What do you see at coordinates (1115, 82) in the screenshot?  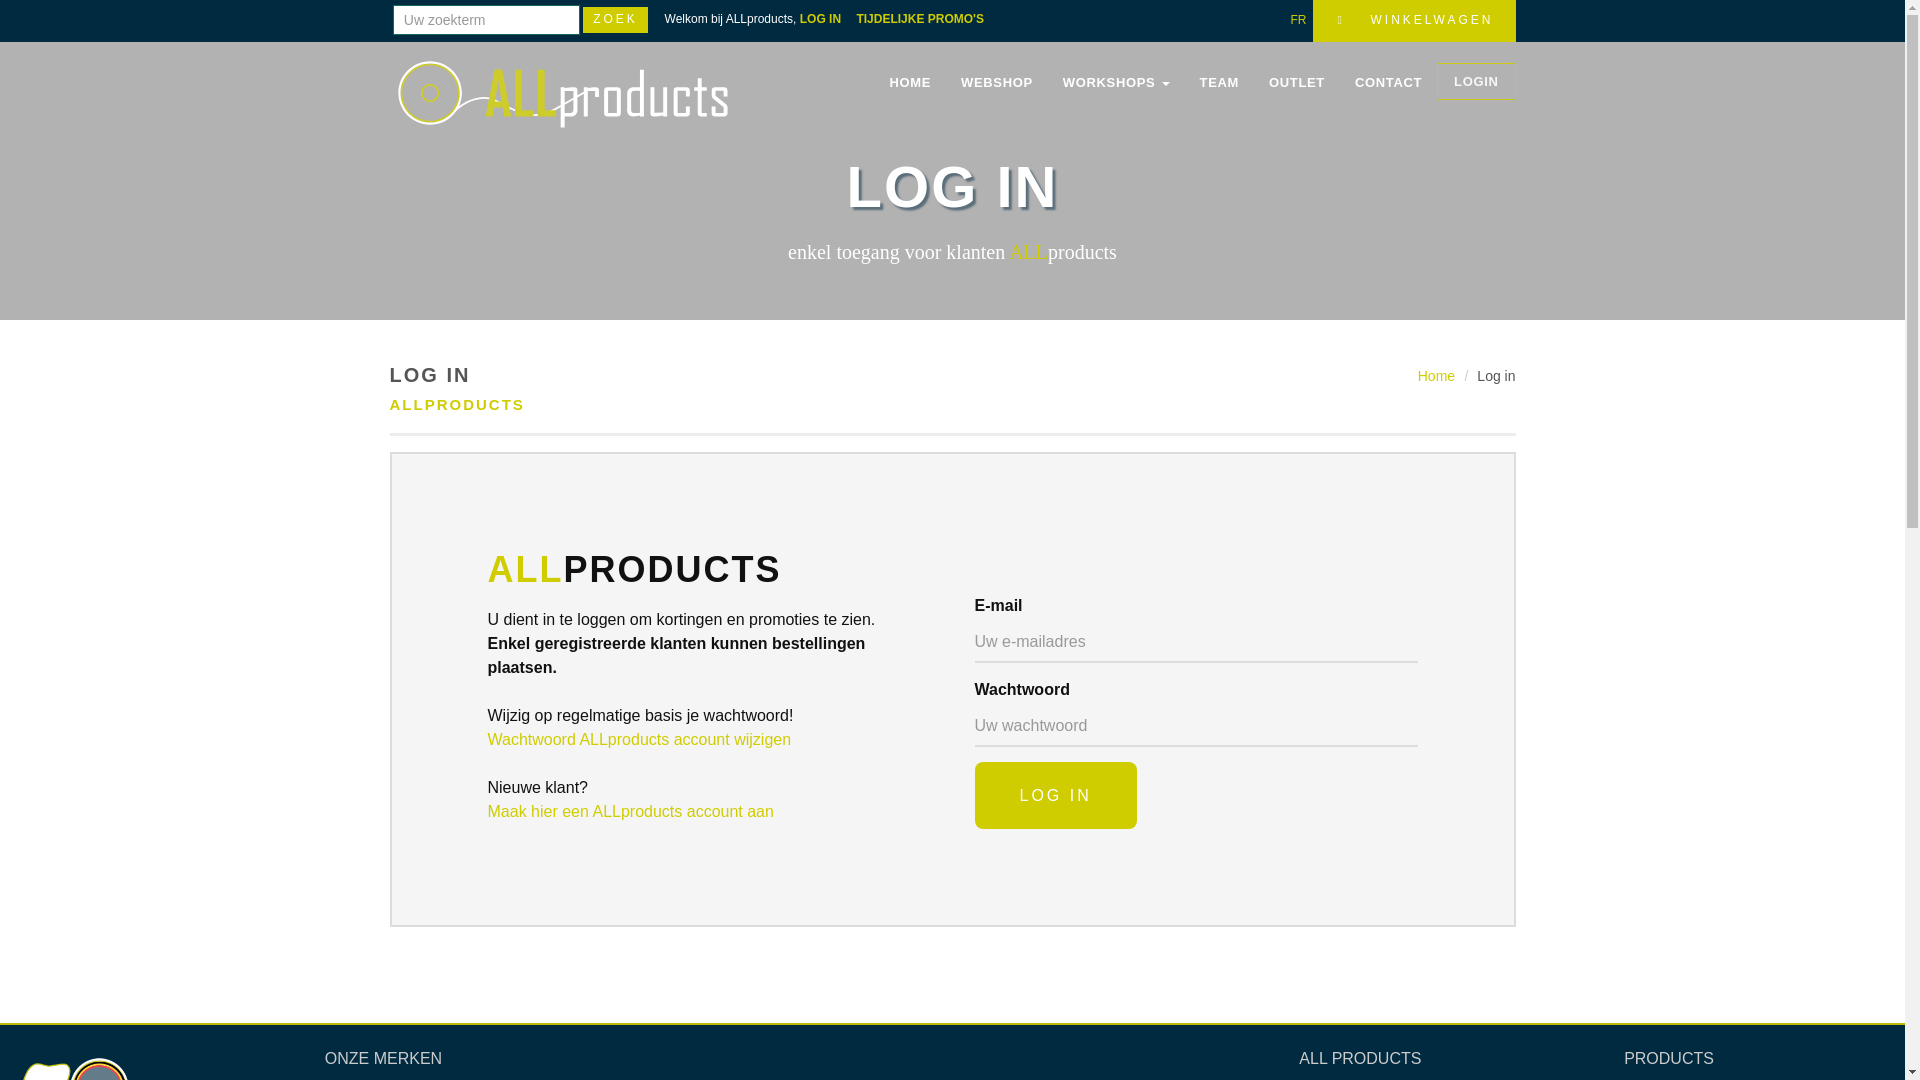 I see `'WORKSHOPS'` at bounding box center [1115, 82].